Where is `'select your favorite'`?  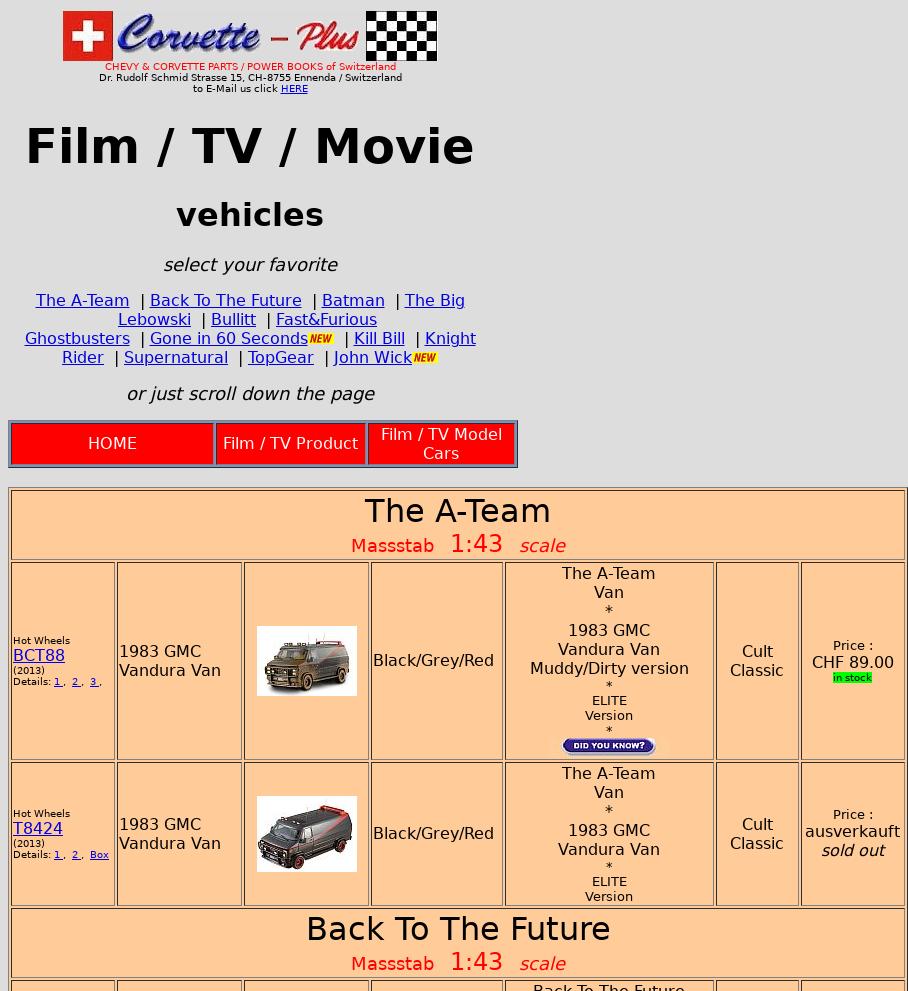 'select your favorite' is located at coordinates (248, 263).